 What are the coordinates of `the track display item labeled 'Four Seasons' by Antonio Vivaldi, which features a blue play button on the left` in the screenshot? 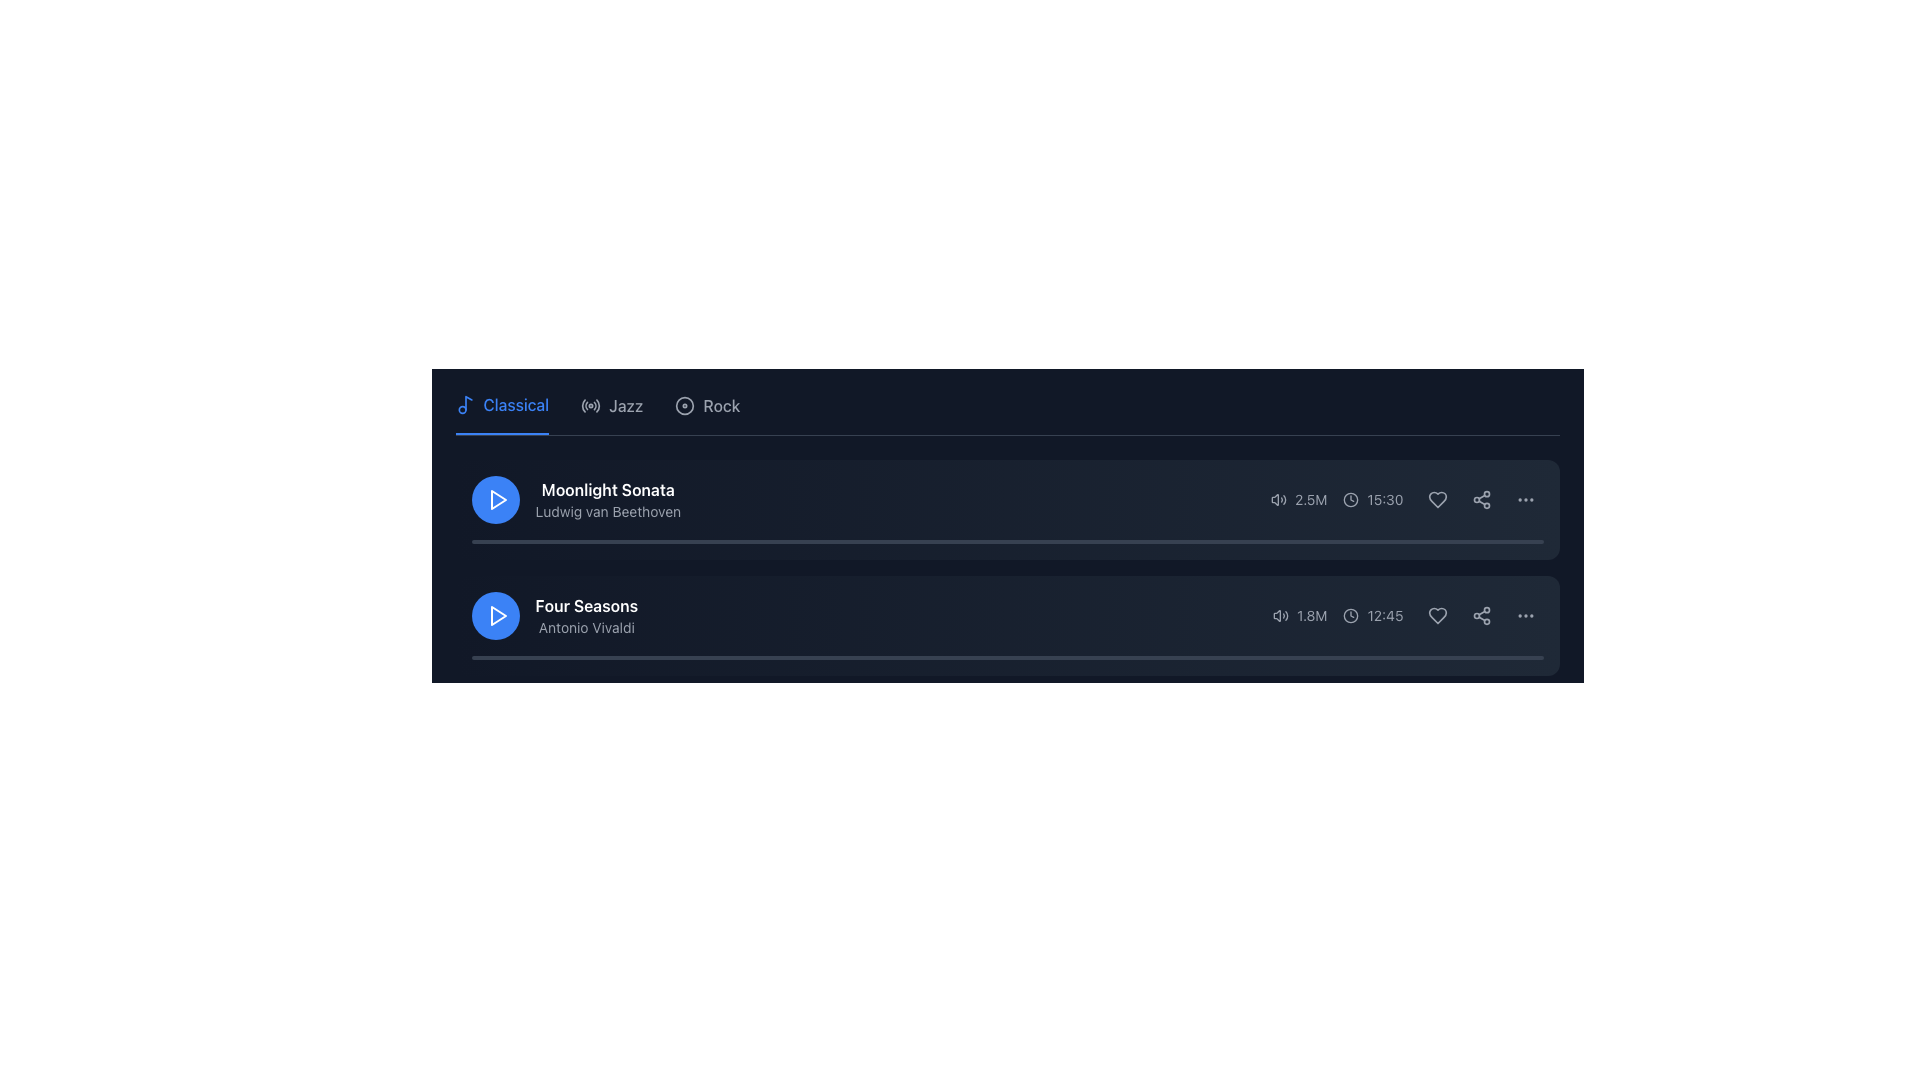 It's located at (554, 615).